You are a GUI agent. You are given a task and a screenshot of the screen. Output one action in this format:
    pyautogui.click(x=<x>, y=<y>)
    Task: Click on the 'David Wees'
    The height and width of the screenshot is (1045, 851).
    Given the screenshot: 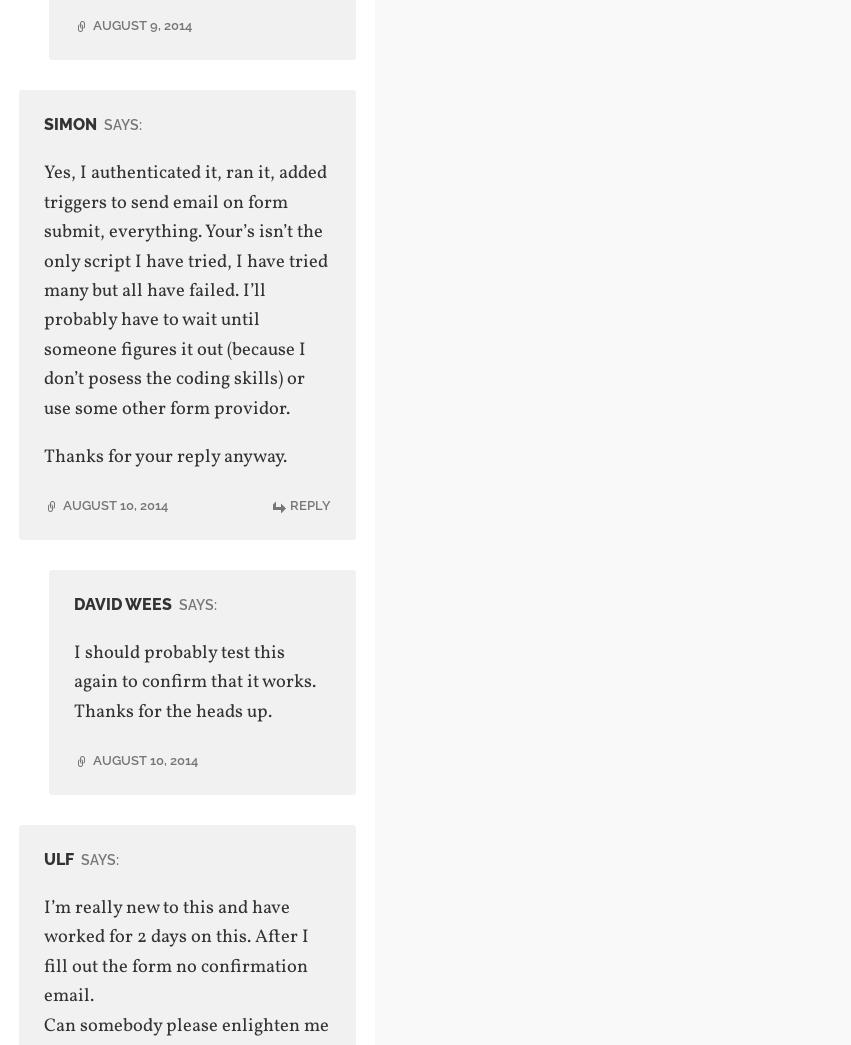 What is the action you would take?
    pyautogui.click(x=122, y=602)
    